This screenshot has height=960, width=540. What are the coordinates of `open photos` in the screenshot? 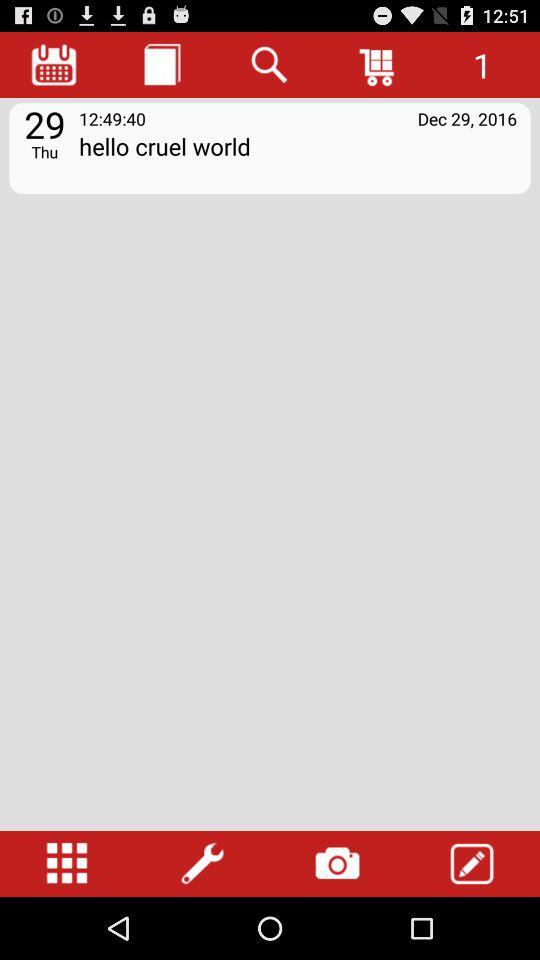 It's located at (337, 863).